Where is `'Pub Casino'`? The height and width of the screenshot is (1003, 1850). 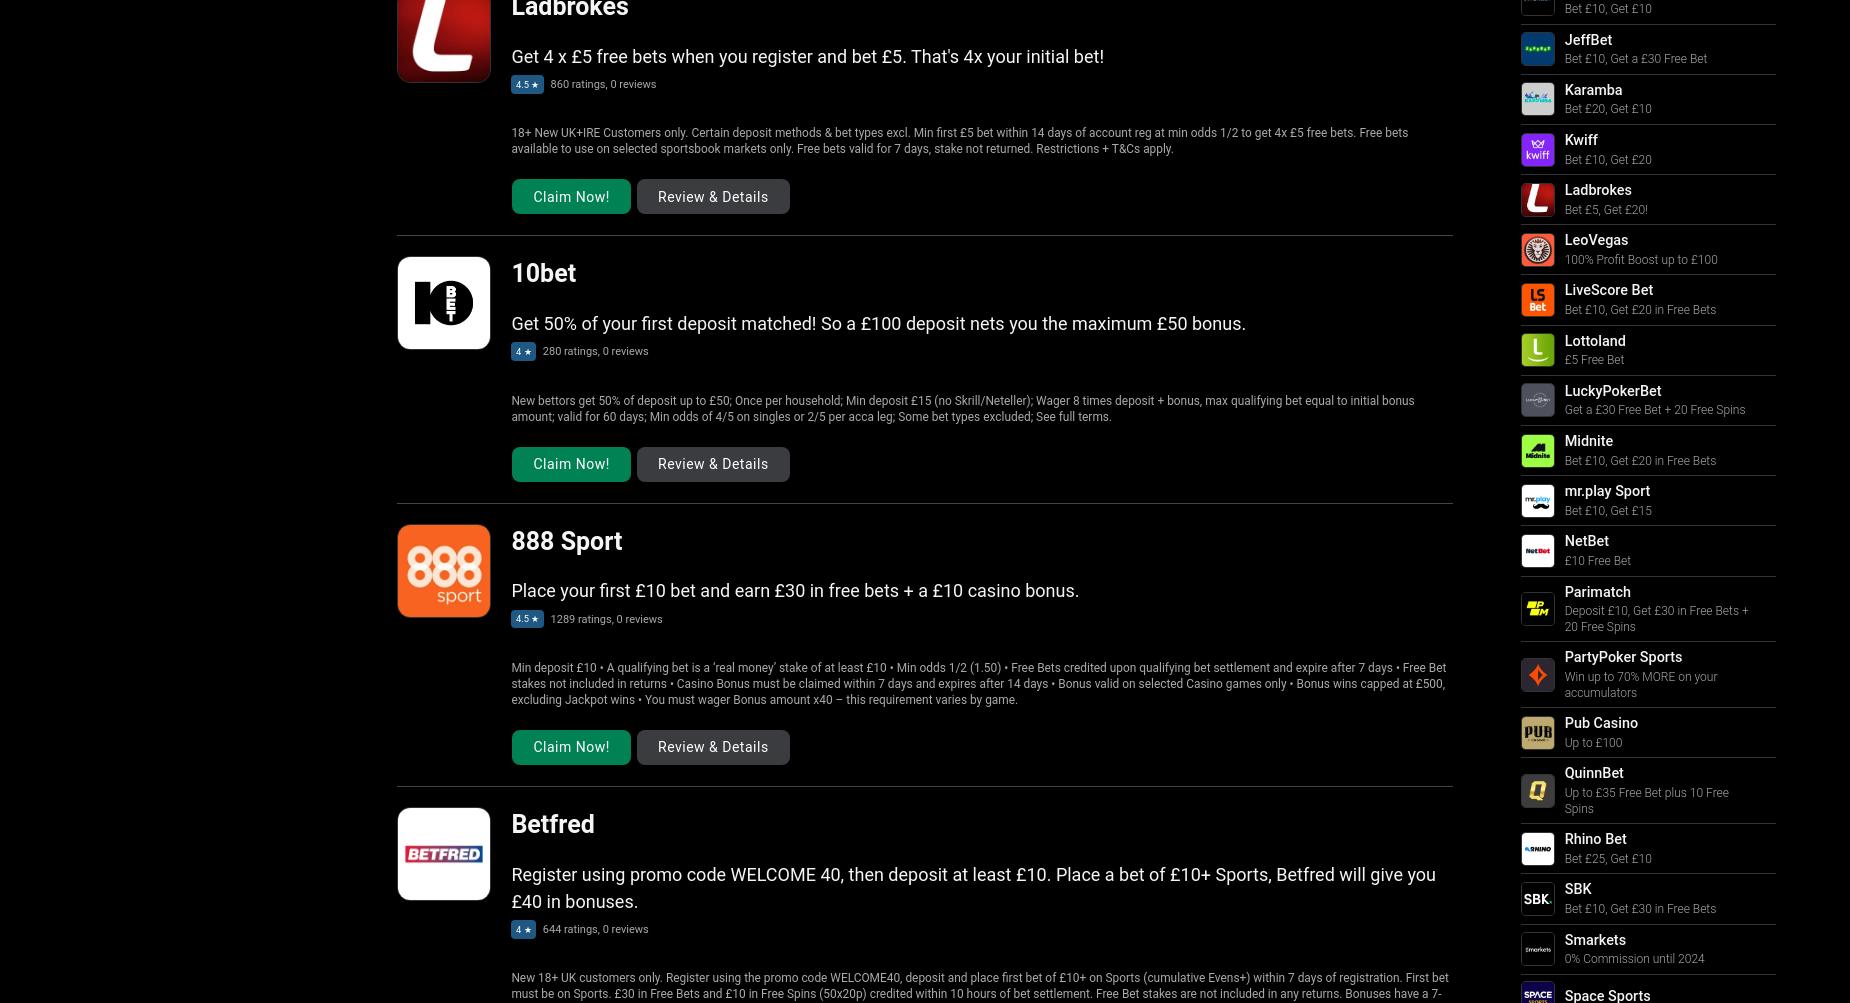 'Pub Casino' is located at coordinates (1600, 722).